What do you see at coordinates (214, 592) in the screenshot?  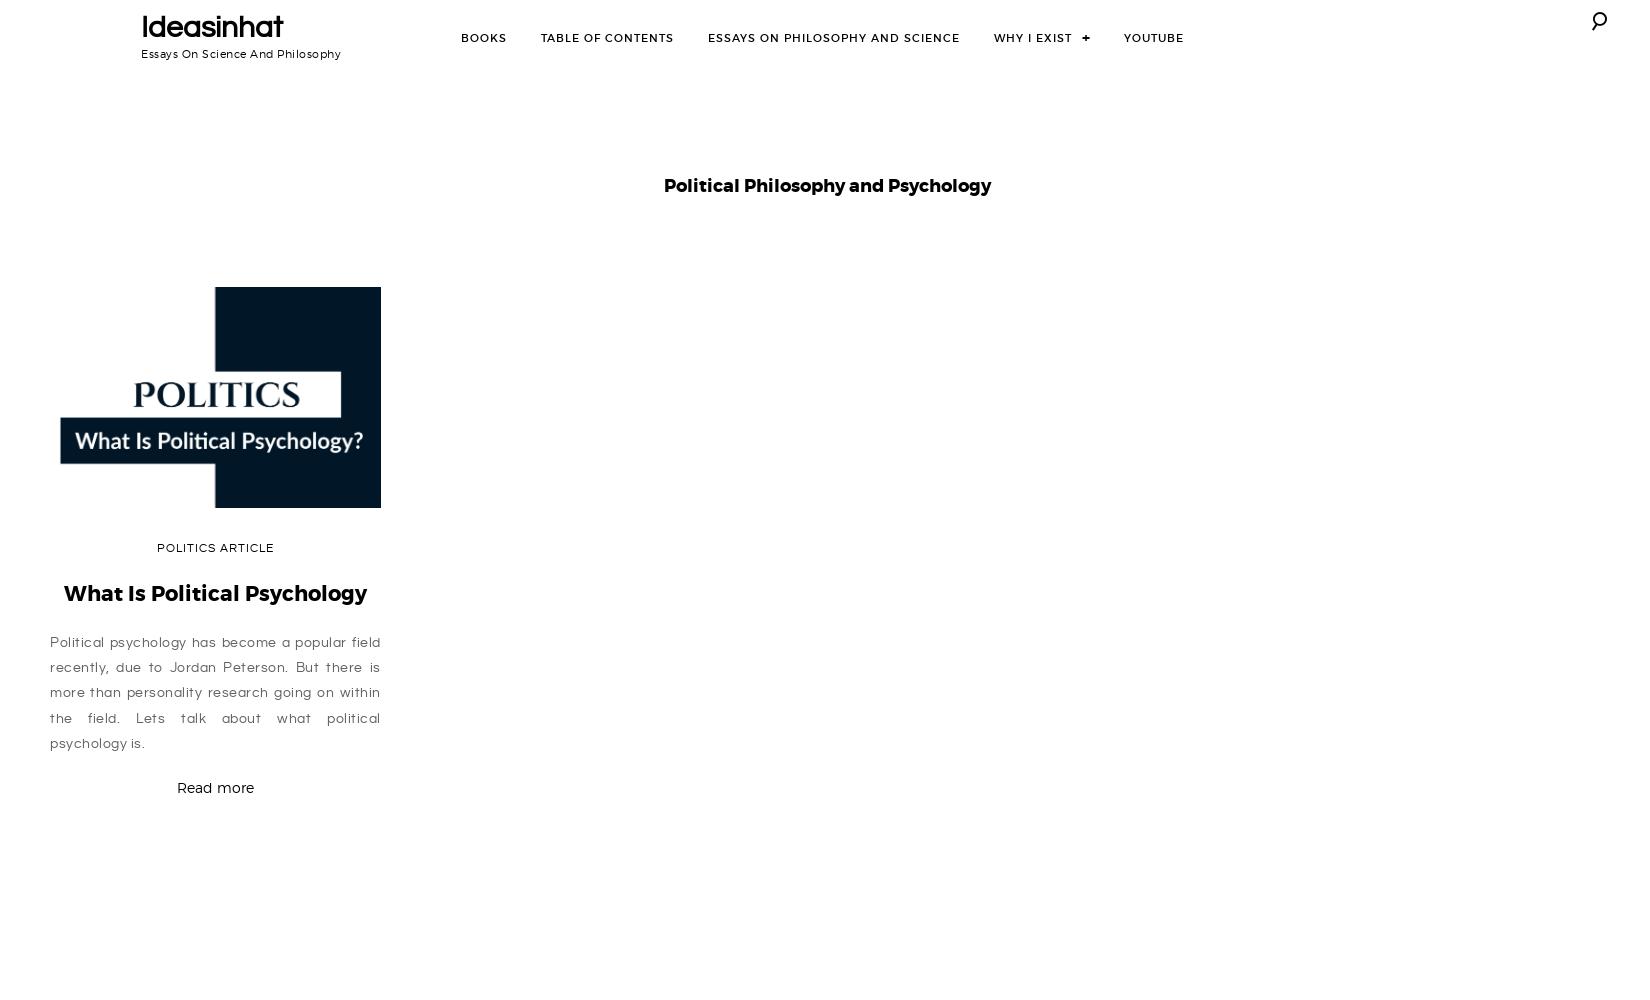 I see `'What Is Political Psychology'` at bounding box center [214, 592].